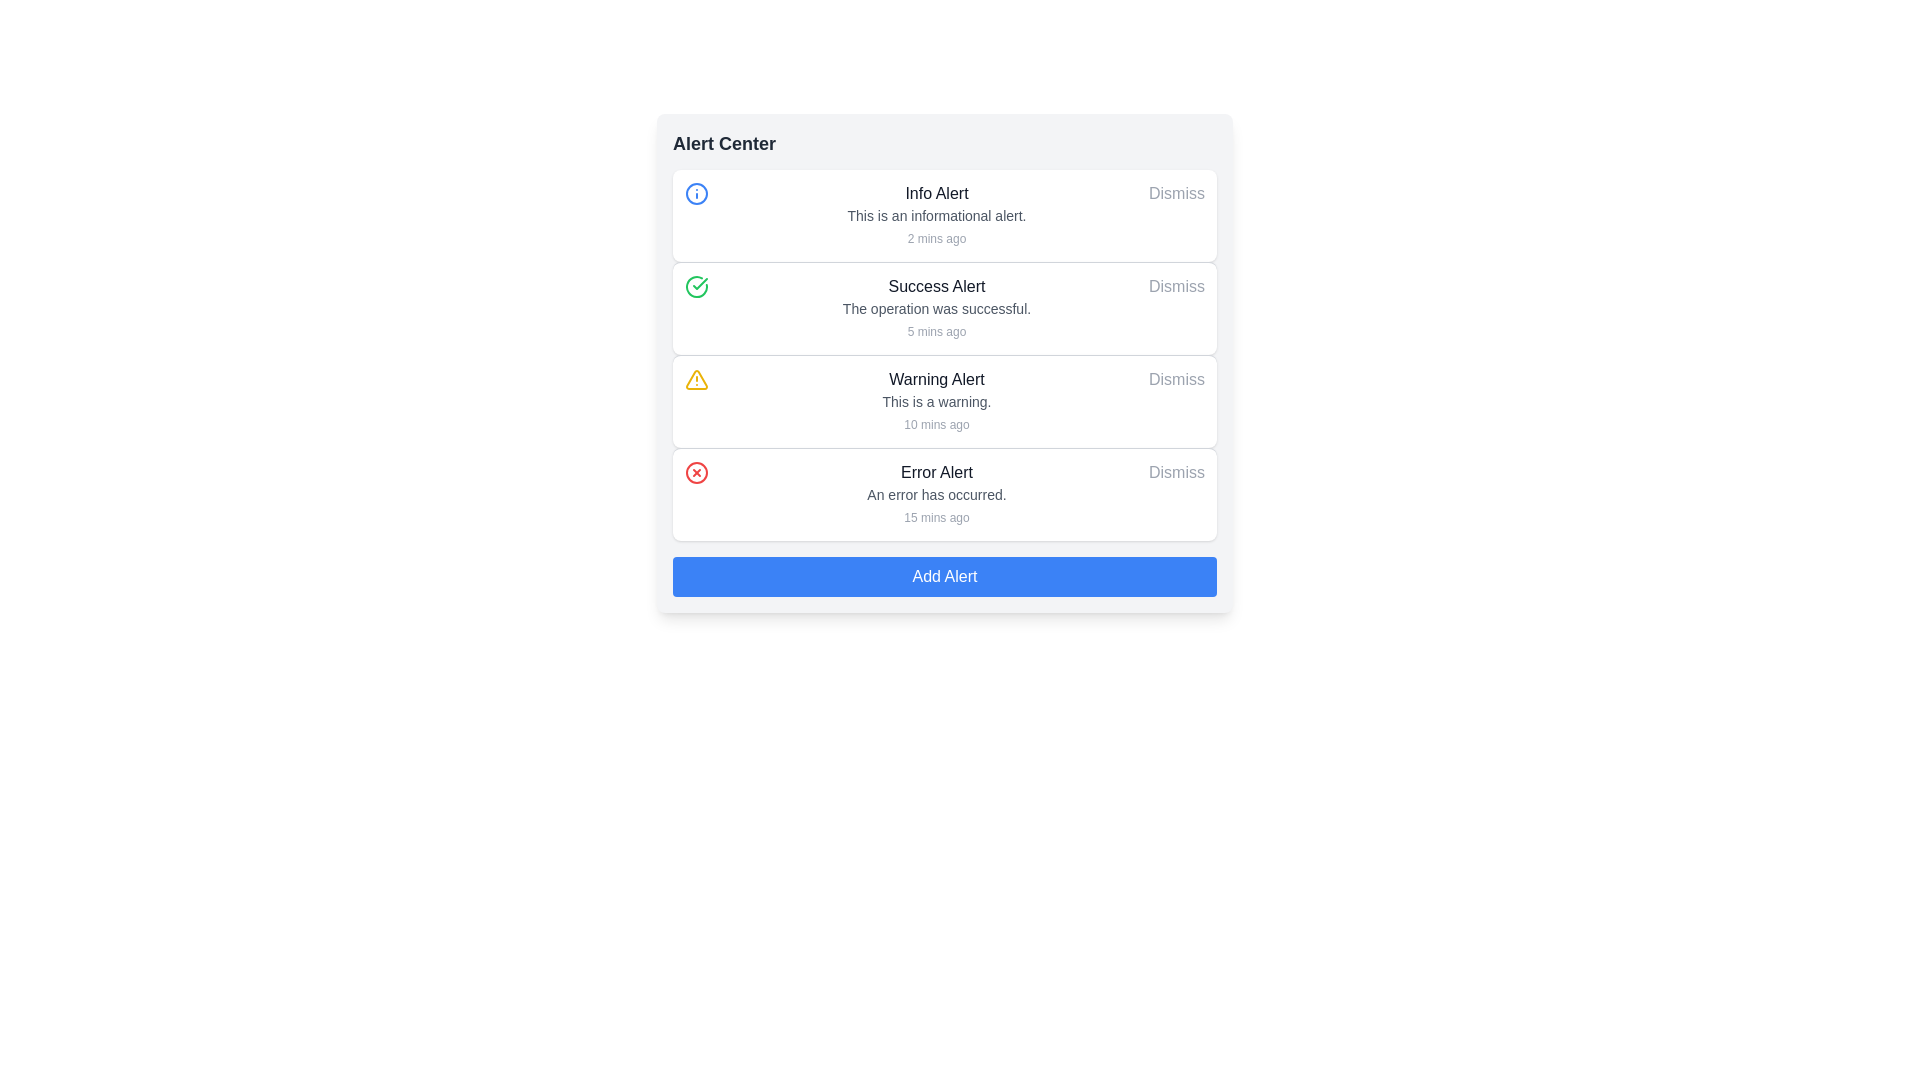  I want to click on the Text Label located in the header area of the interface, which serves as the title or heading for the surrounding section, so click(723, 142).